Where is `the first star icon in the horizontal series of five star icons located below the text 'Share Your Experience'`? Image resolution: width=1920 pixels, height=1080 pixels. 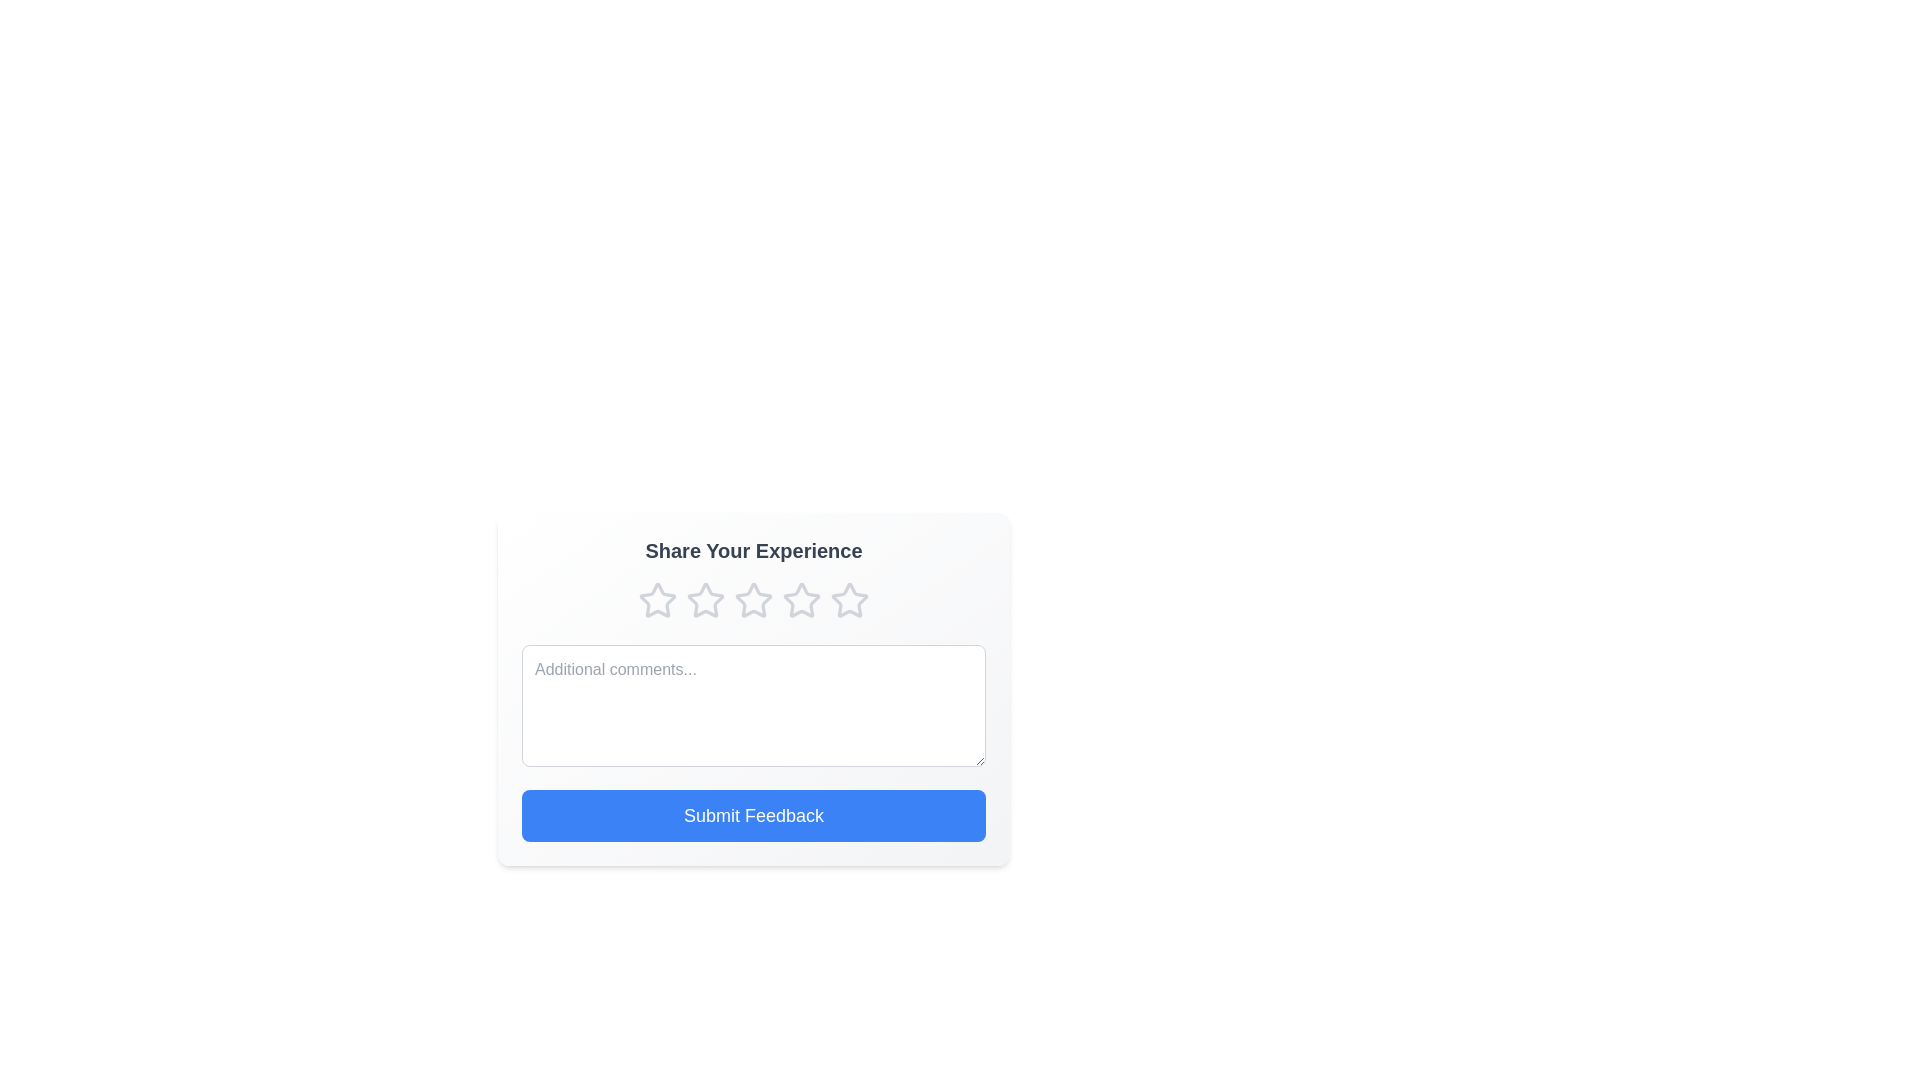
the first star icon in the horizontal series of five star icons located below the text 'Share Your Experience' is located at coordinates (657, 599).